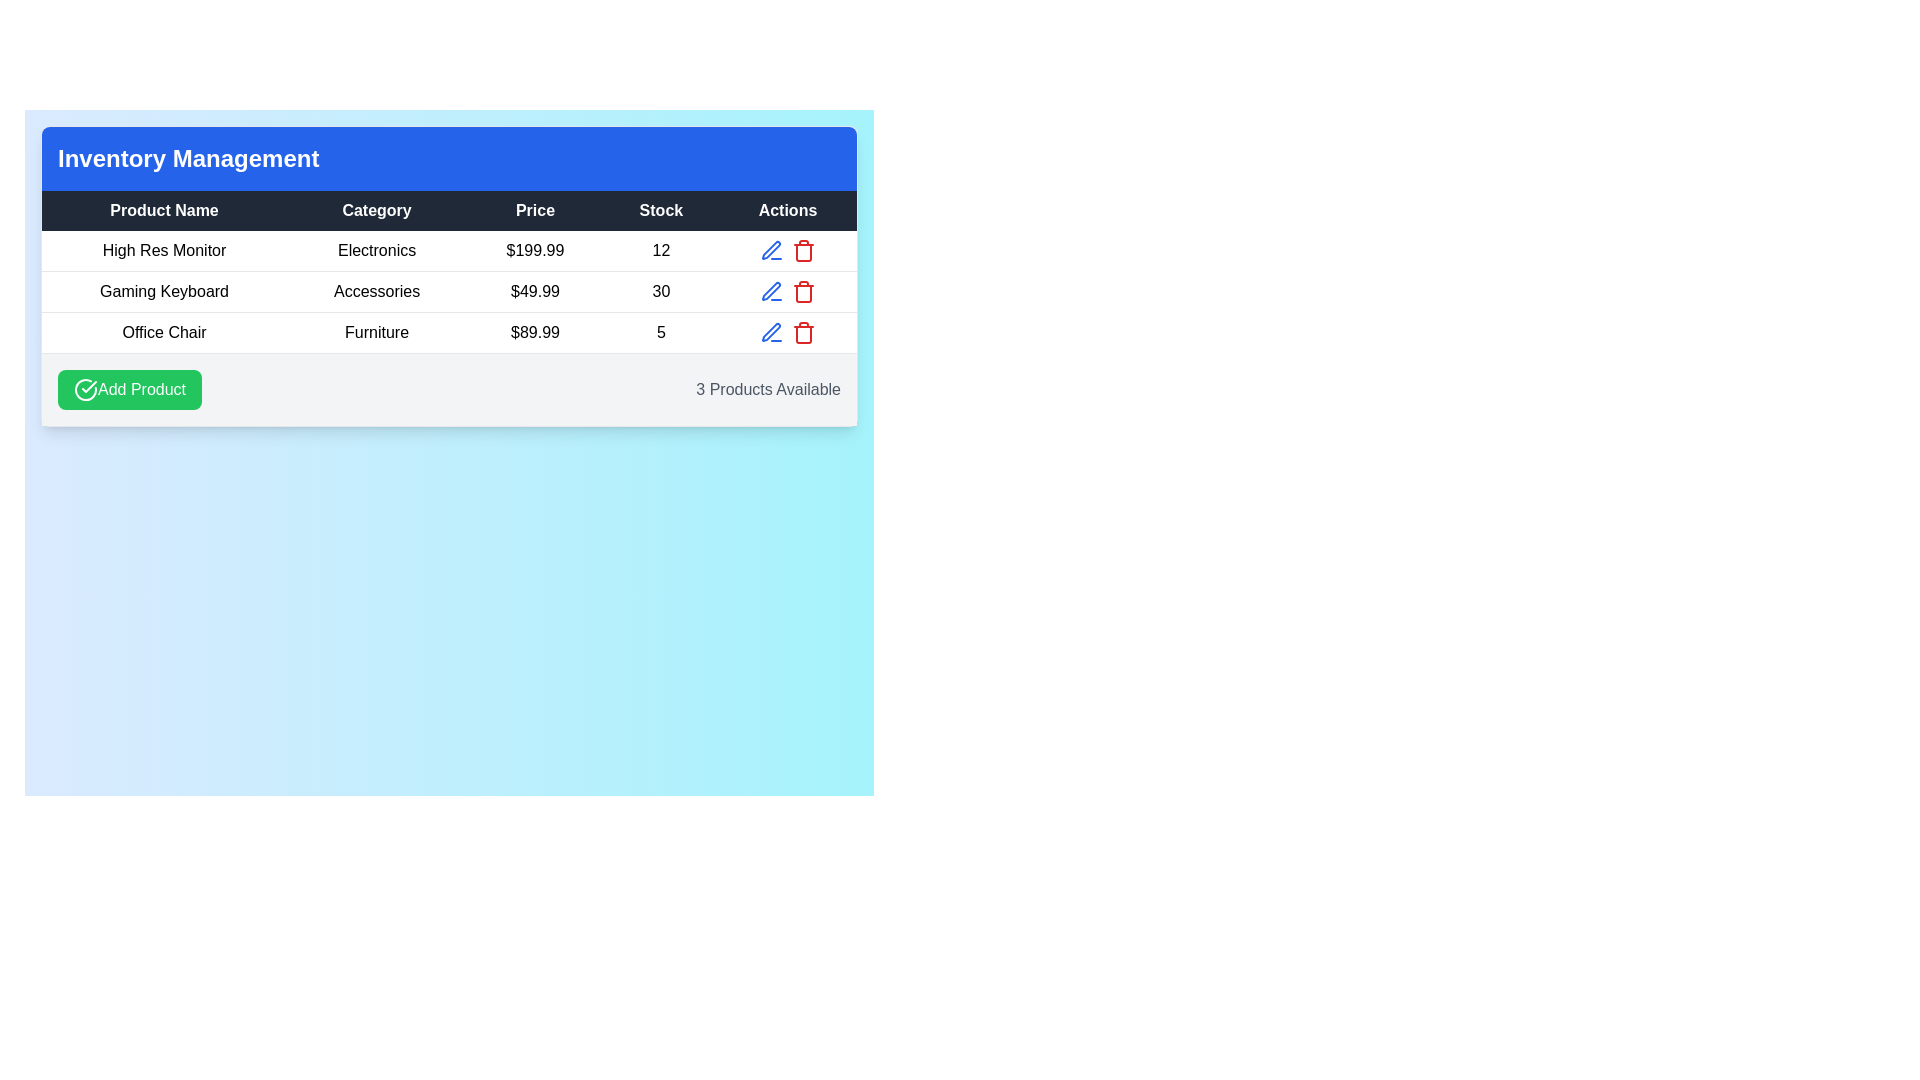 The image size is (1920, 1080). What do you see at coordinates (164, 250) in the screenshot?
I see `the text label 'High Res Monitor' located in the 'Product Name' column of the 'Inventory Management' table` at bounding box center [164, 250].